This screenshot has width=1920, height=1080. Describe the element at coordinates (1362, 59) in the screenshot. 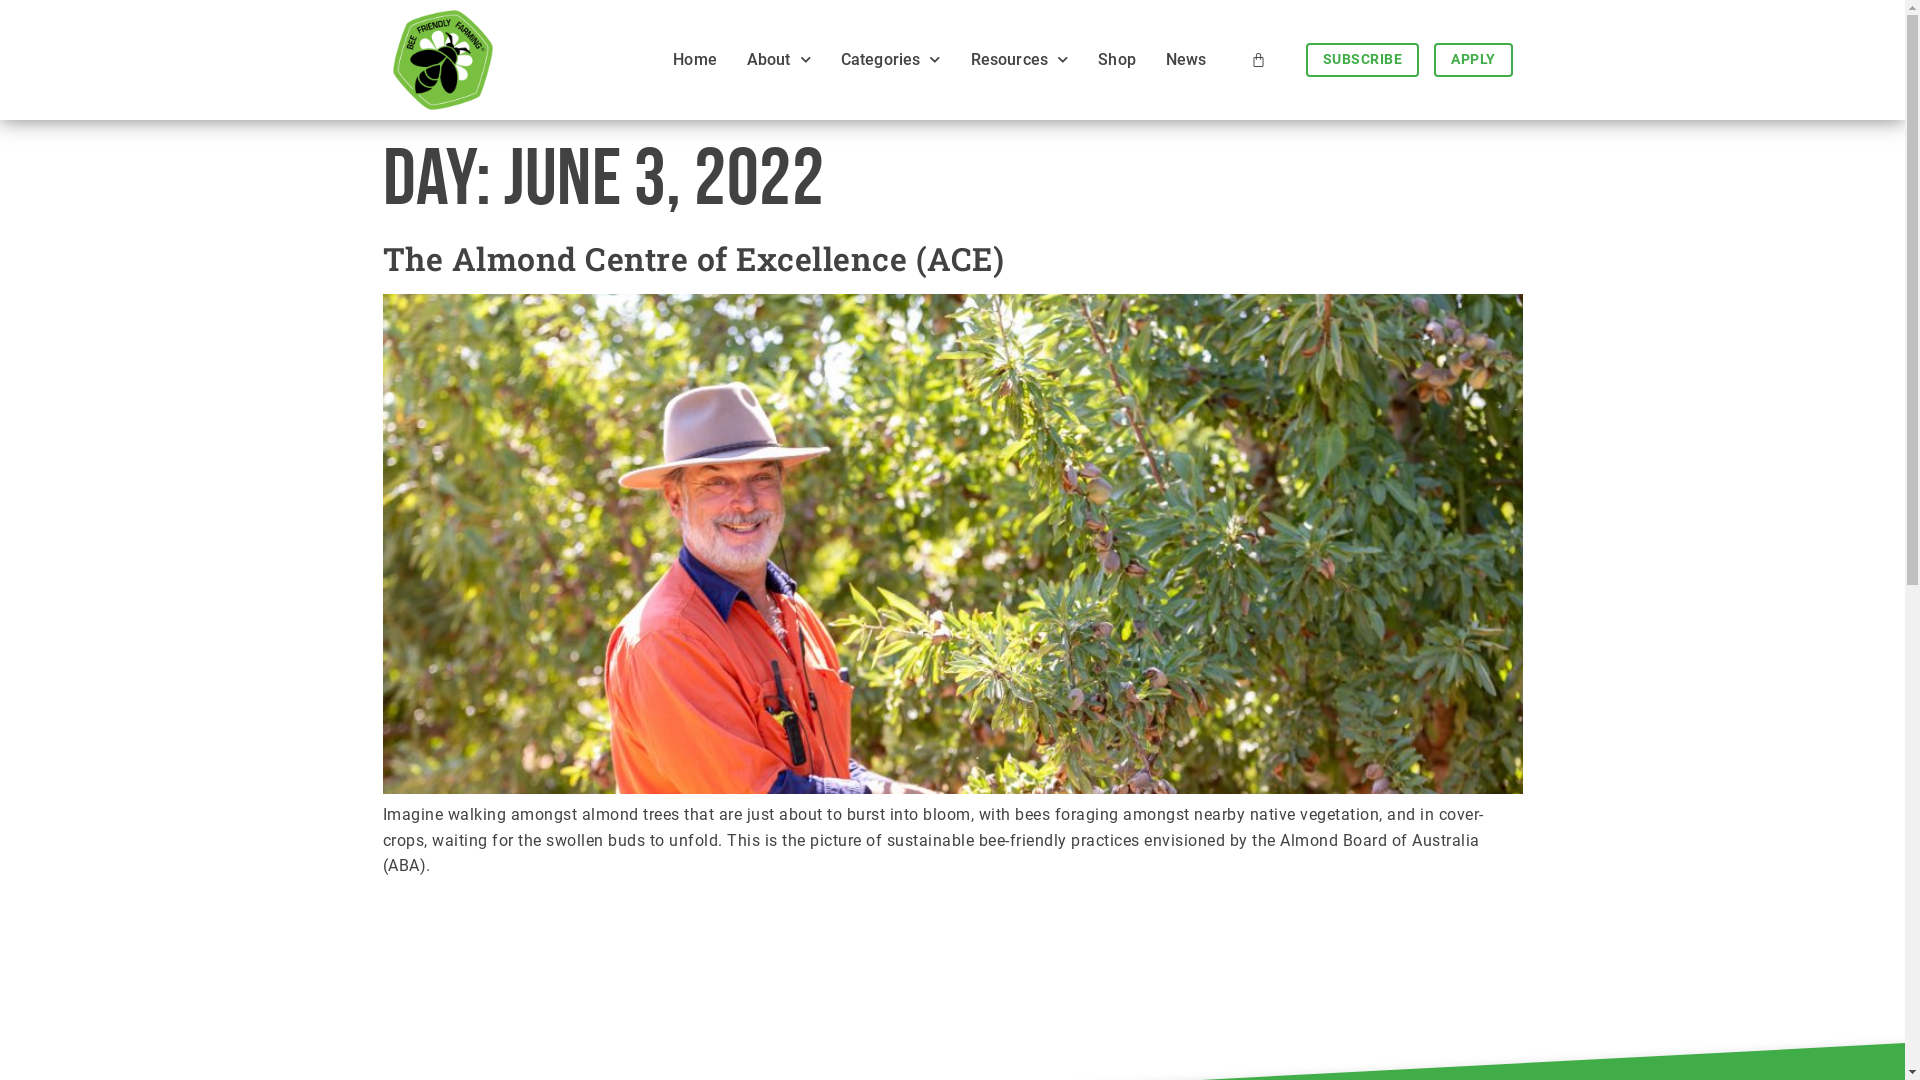

I see `'SUBSCRIBE'` at that location.